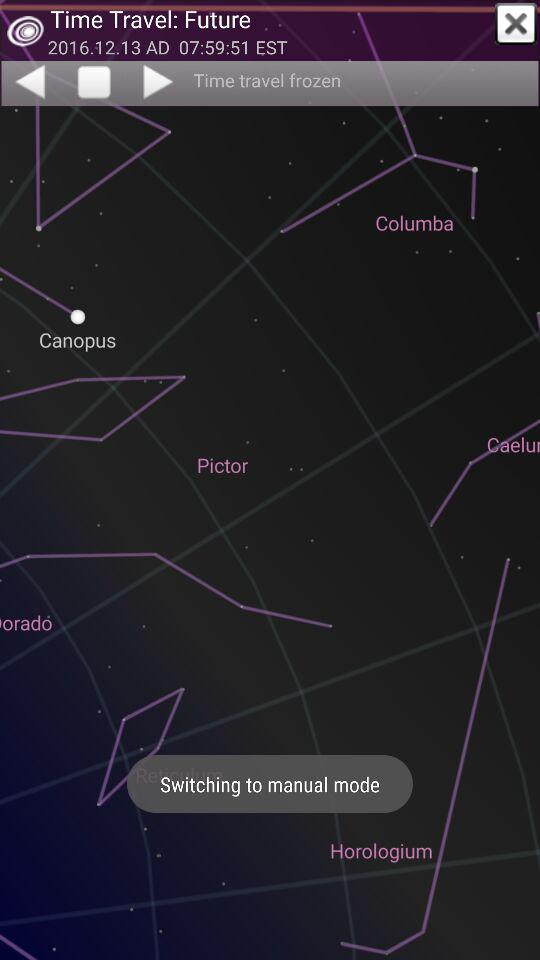 This screenshot has width=540, height=960. Describe the element at coordinates (516, 23) in the screenshot. I see `button` at that location.